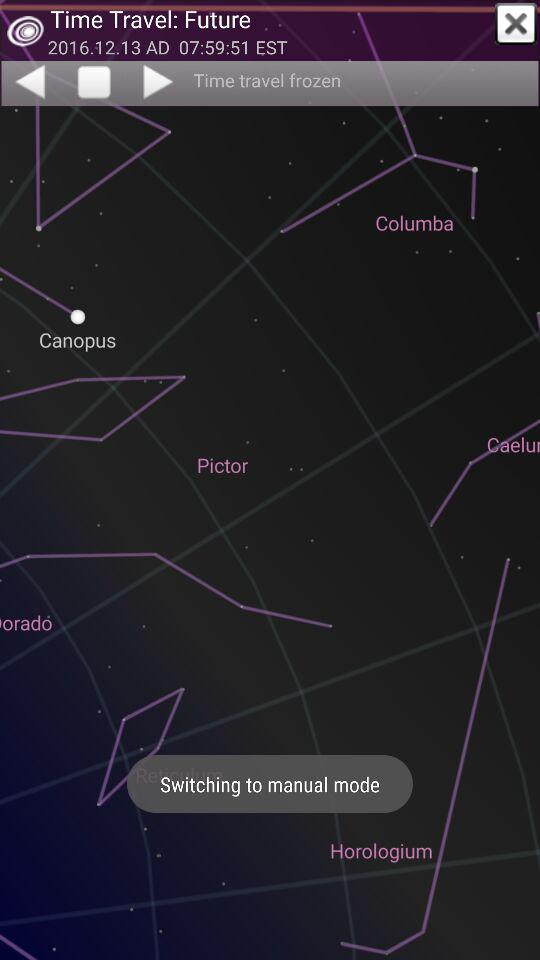 This screenshot has width=540, height=960. Describe the element at coordinates (516, 23) in the screenshot. I see `button` at that location.